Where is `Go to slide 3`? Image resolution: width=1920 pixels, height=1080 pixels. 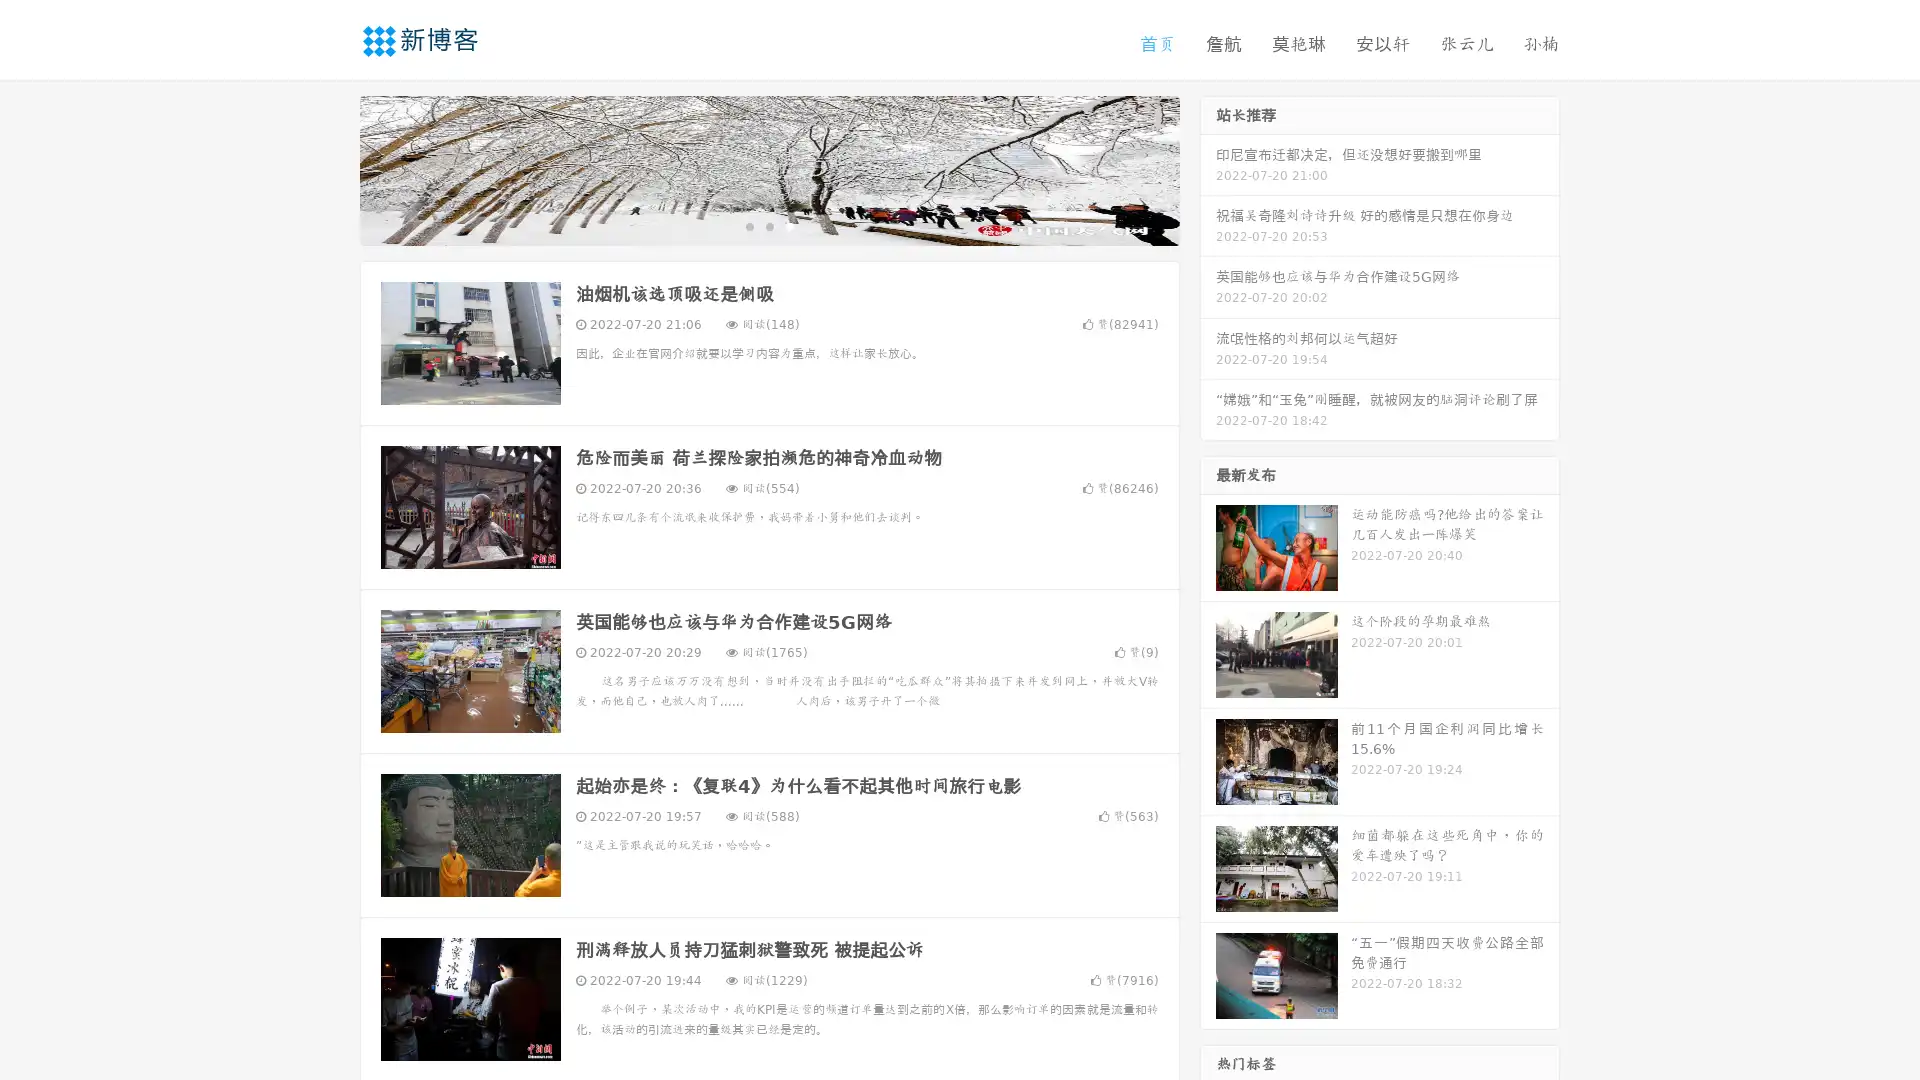
Go to slide 3 is located at coordinates (789, 225).